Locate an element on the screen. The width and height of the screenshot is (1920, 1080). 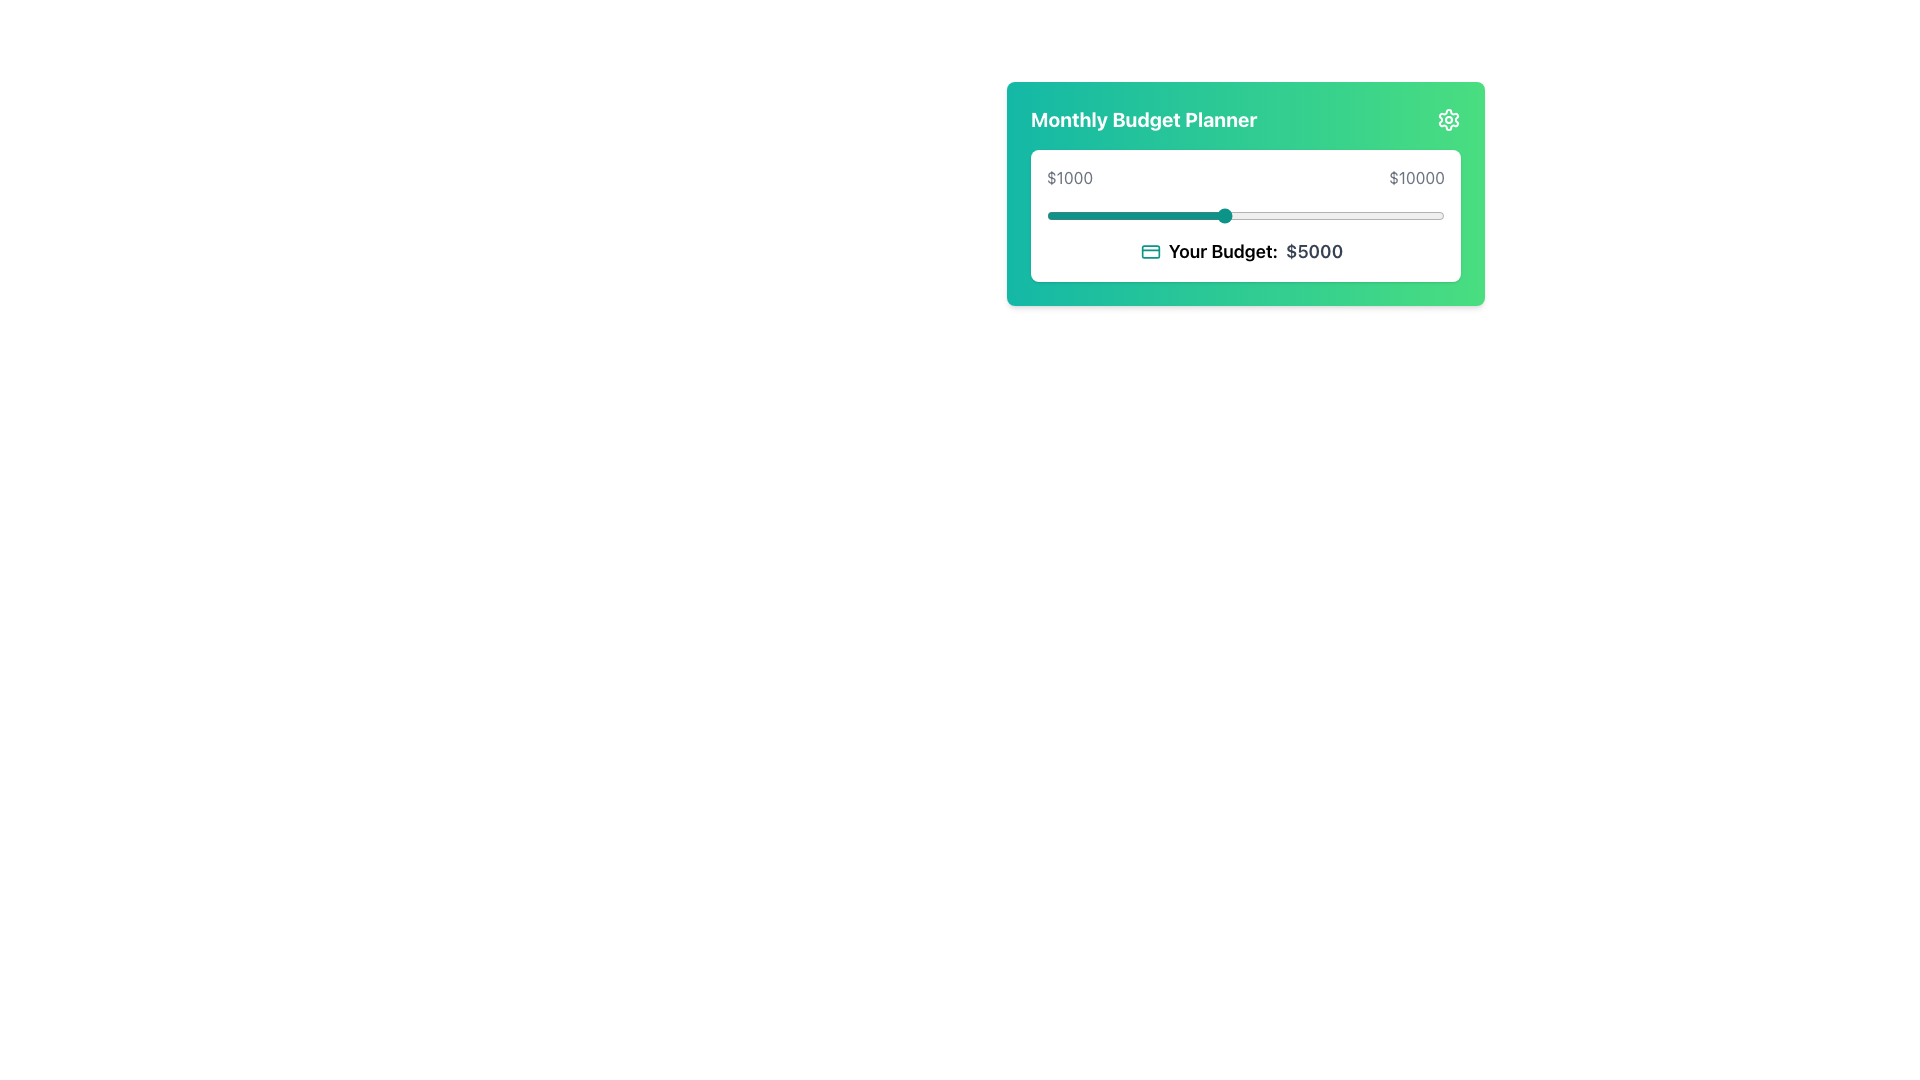
the budget slider is located at coordinates (1218, 216).